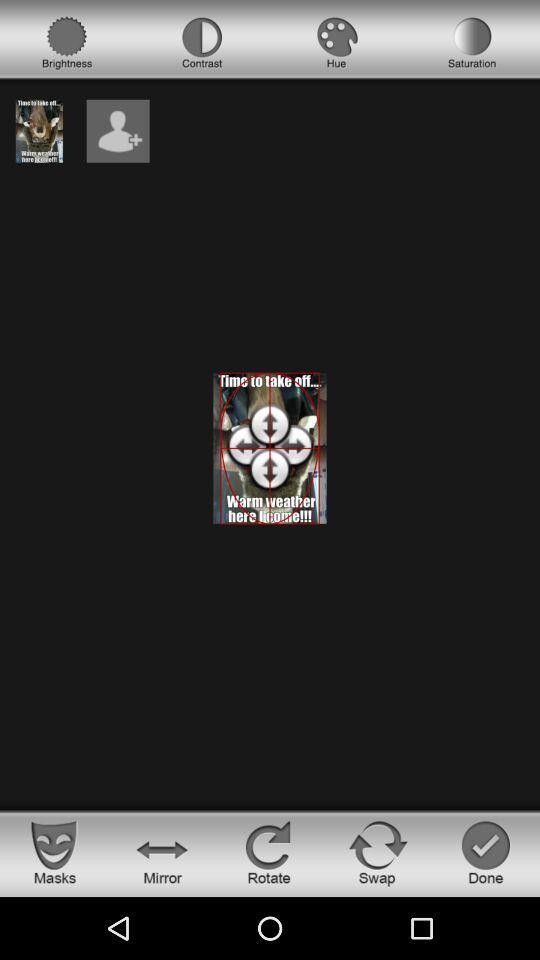  What do you see at coordinates (202, 42) in the screenshot?
I see `choose contrast option` at bounding box center [202, 42].